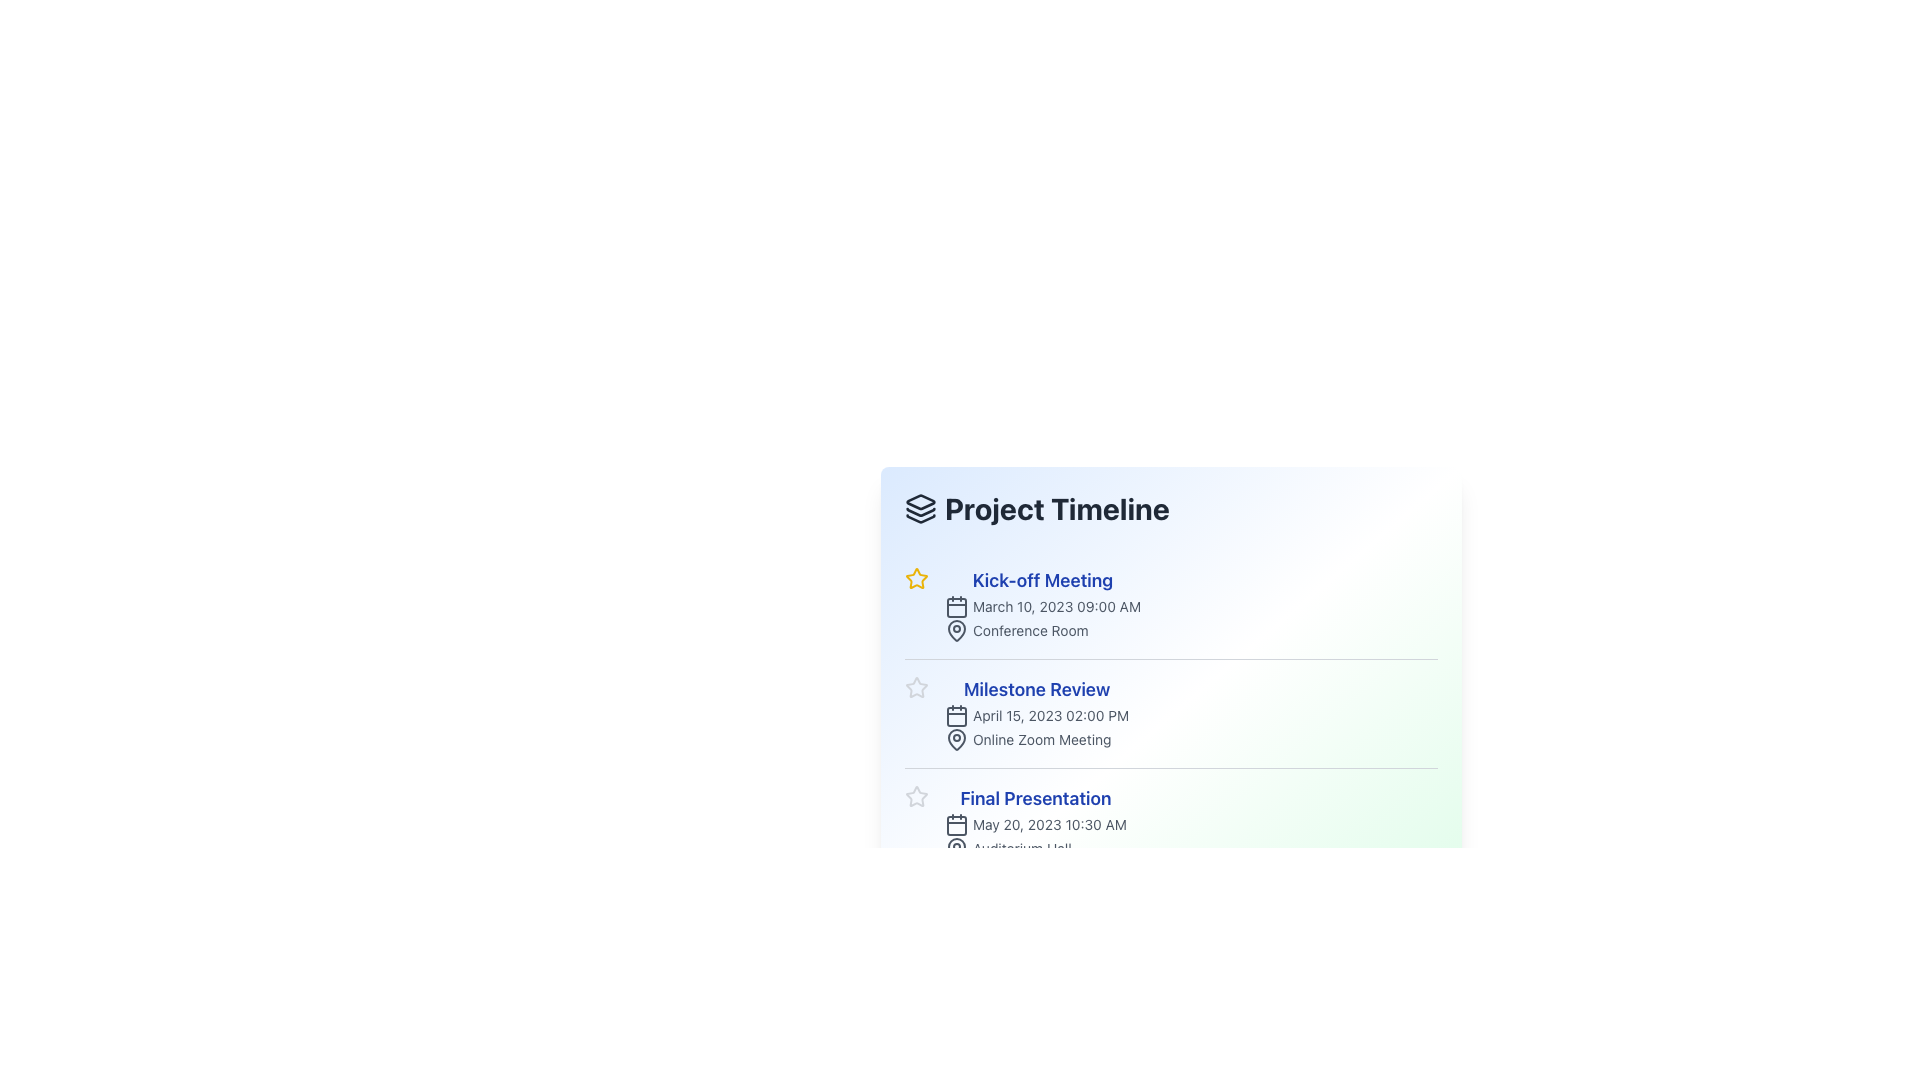  Describe the element at coordinates (955, 631) in the screenshot. I see `the map pin icon that indicates the geographic location of the 'Conference Room' for the 'Kick-off Meeting' in the 'Project Timeline' section` at that location.